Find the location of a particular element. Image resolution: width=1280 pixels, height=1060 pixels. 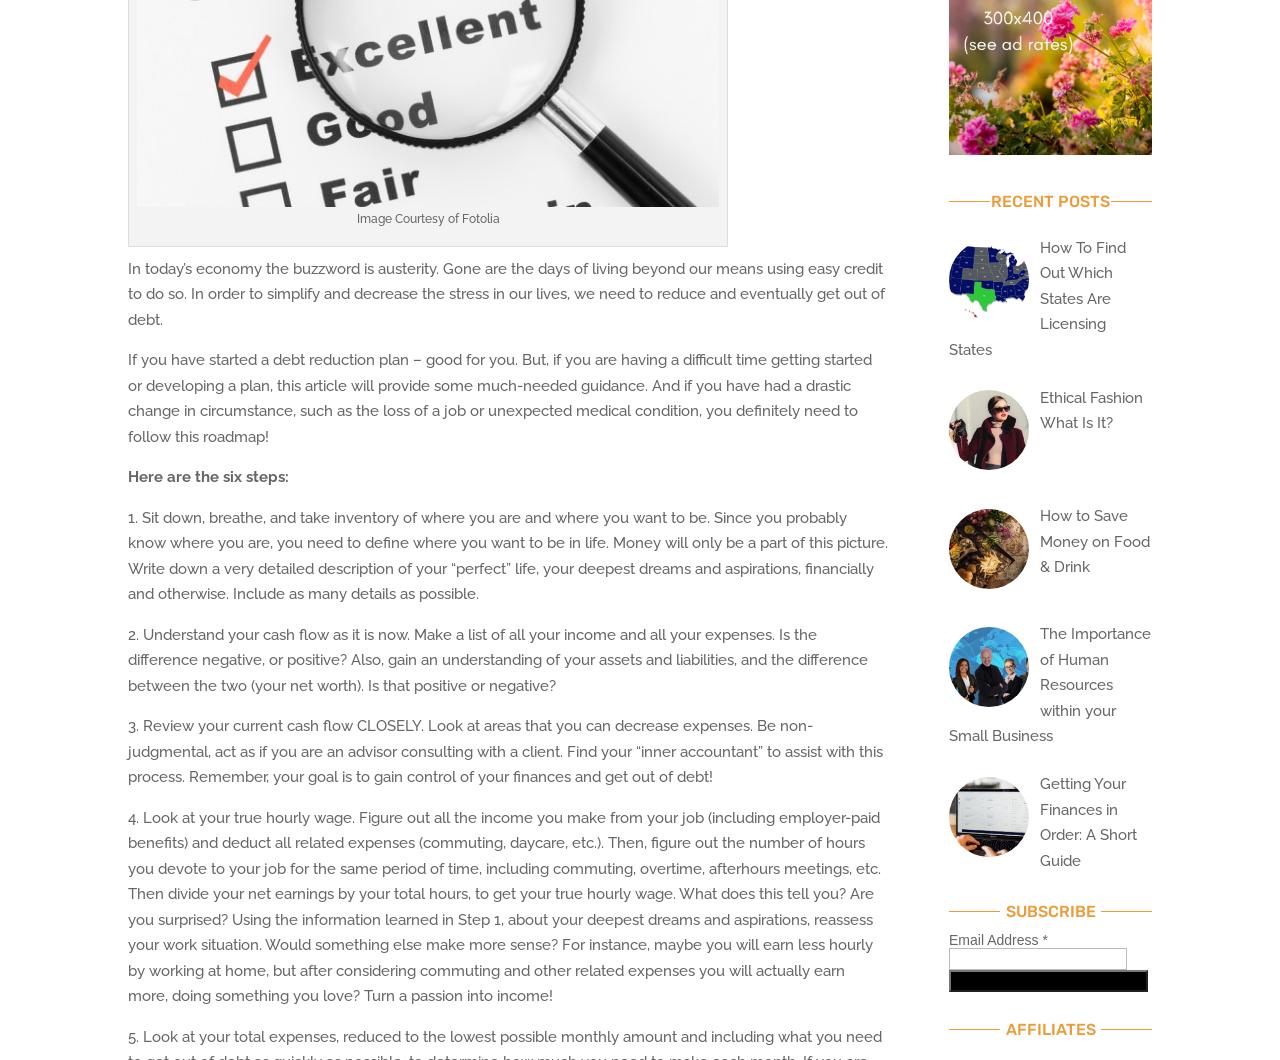

'2. Understand your cash flow as it is now. Make a list of all your income and all your expenses. Is the difference negative, or positive? Also, gain an understanding of your assets and liabilities, and the difference between the two (your net worth). Is that positive or negative?' is located at coordinates (127, 659).